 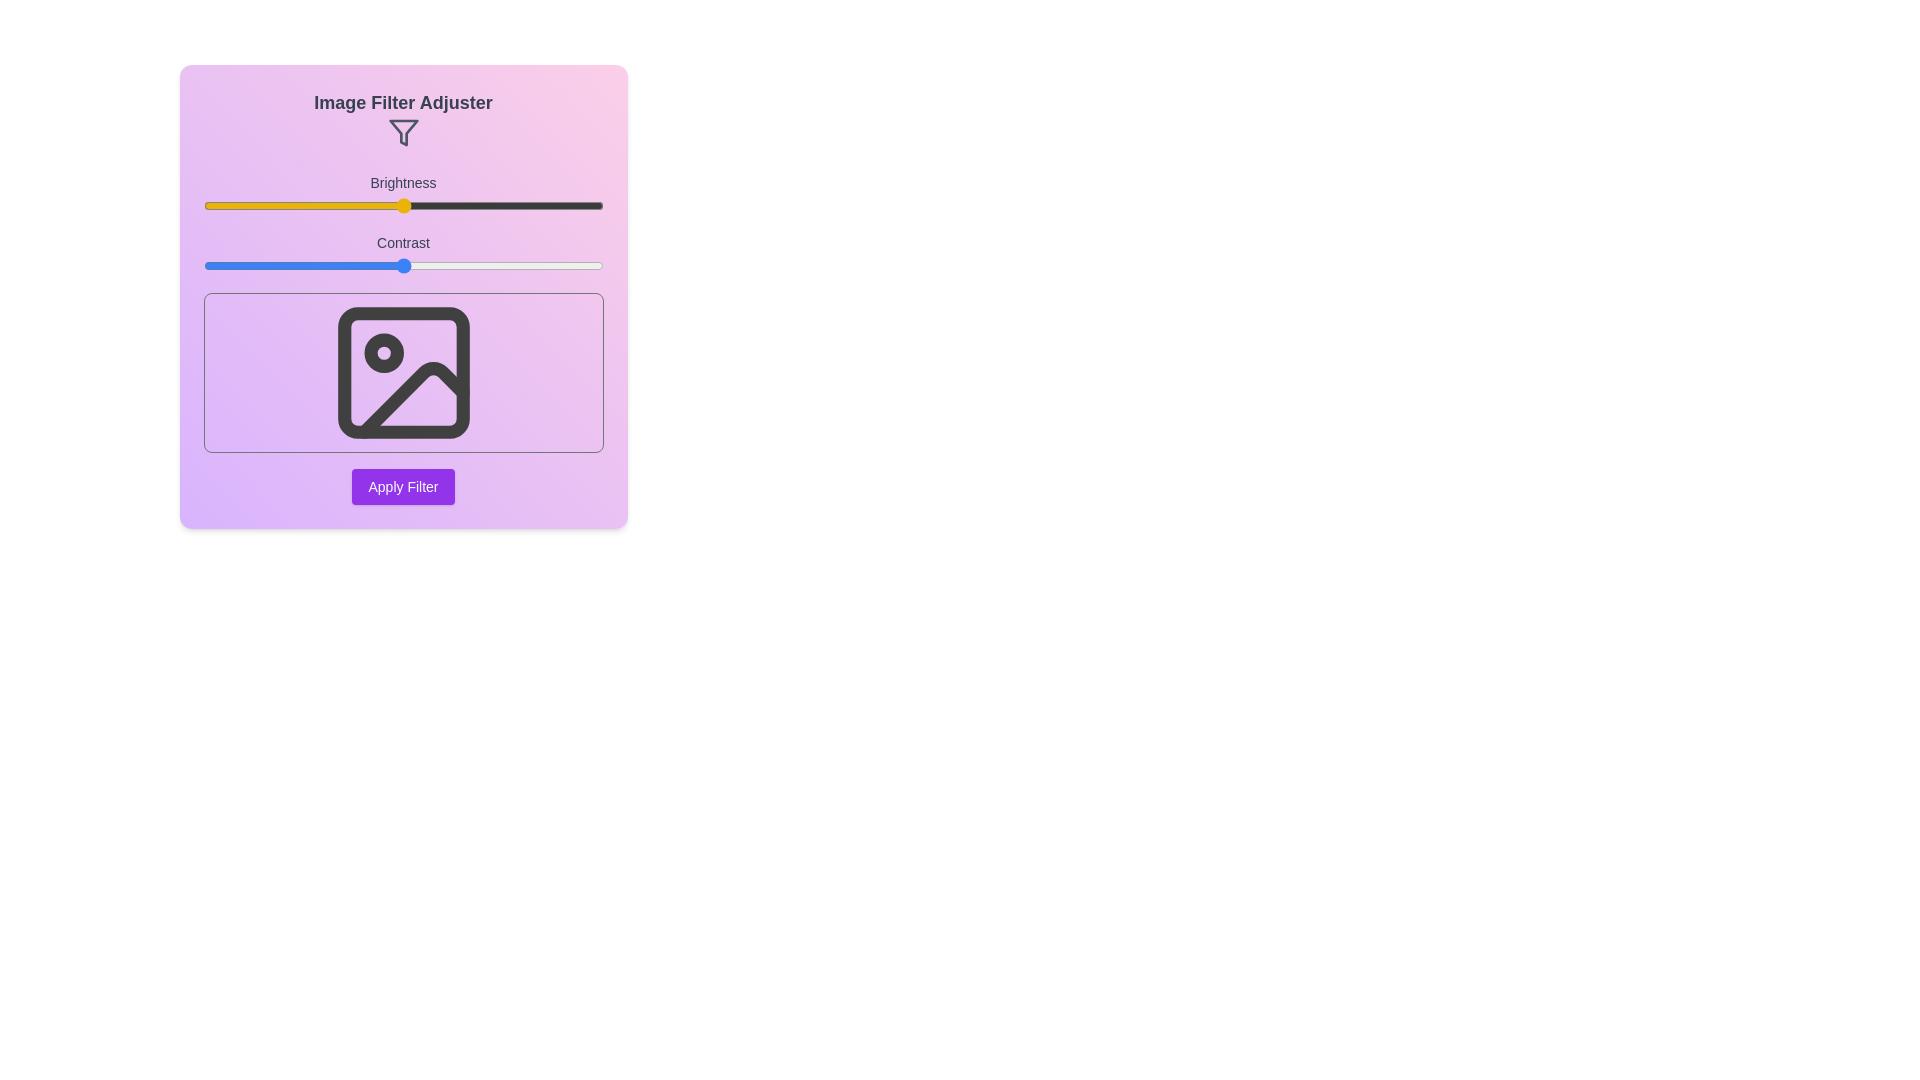 I want to click on the contrast slider to 15%, so click(x=262, y=265).